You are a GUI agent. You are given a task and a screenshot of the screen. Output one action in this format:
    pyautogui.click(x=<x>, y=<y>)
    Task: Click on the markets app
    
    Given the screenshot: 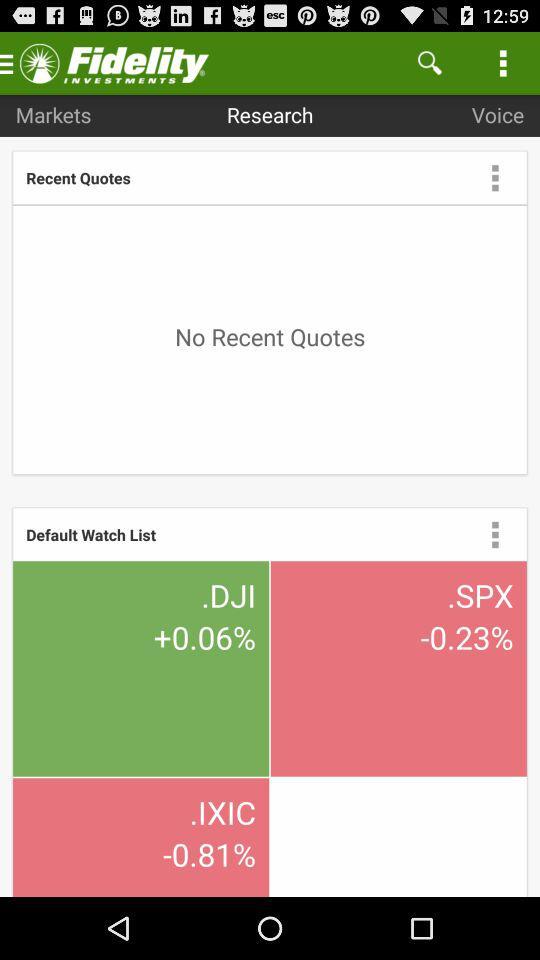 What is the action you would take?
    pyautogui.click(x=53, y=114)
    